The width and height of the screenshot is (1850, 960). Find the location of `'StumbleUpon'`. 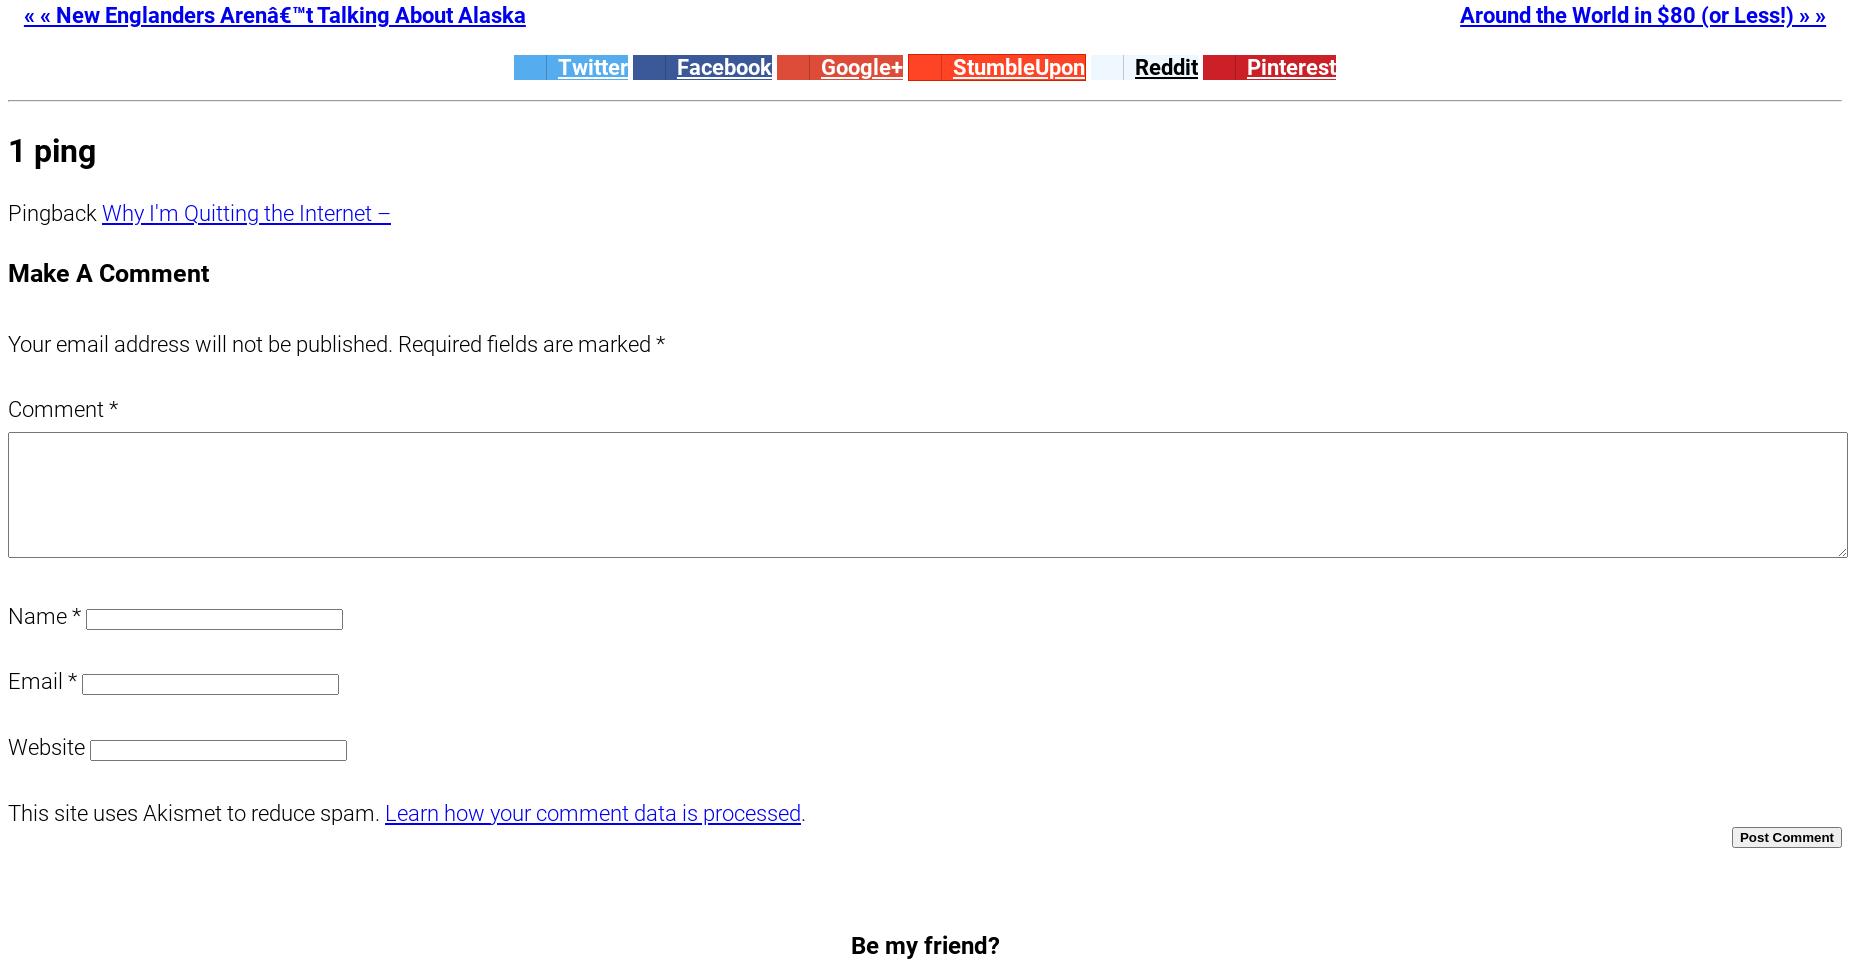

'StumbleUpon' is located at coordinates (951, 67).